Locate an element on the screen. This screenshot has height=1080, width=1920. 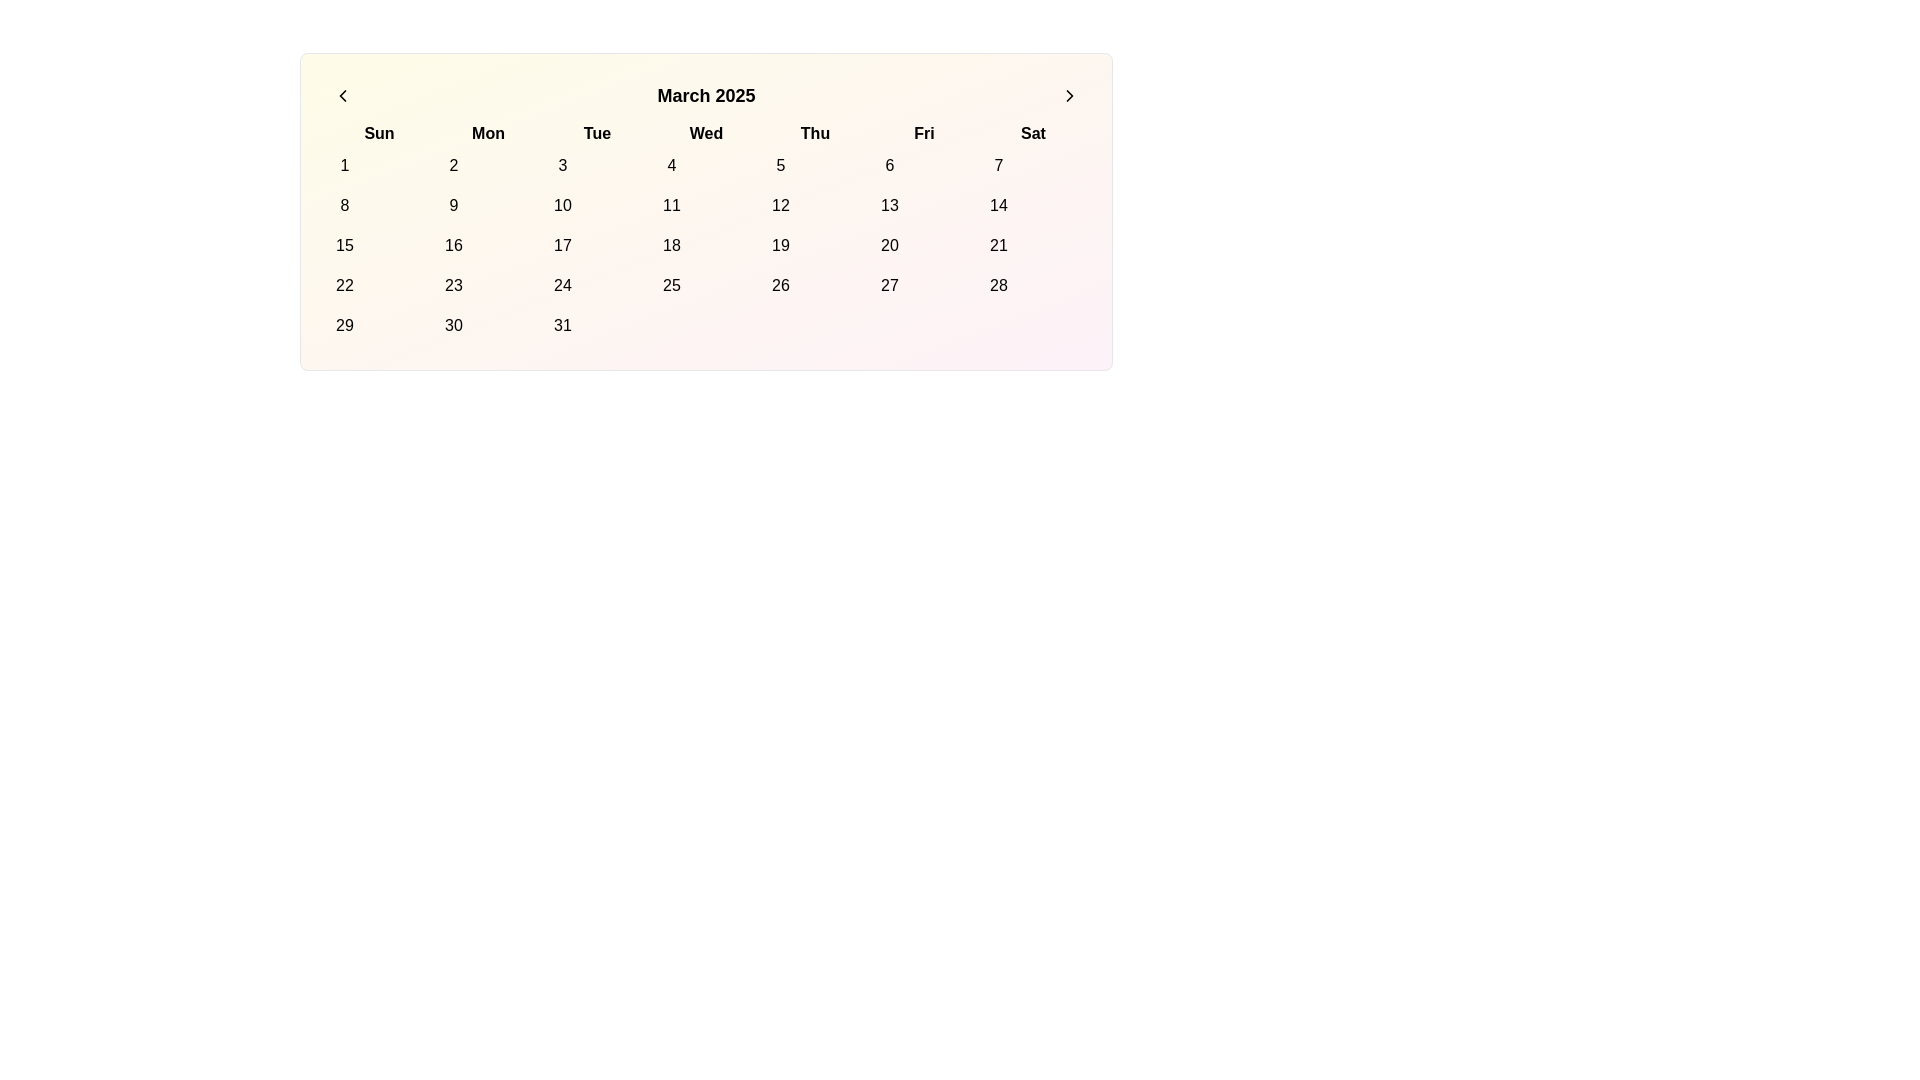
the text label displaying 'Sun', which is bold and positioned as the first day abbreviation of the week in the calendar grid is located at coordinates (379, 134).